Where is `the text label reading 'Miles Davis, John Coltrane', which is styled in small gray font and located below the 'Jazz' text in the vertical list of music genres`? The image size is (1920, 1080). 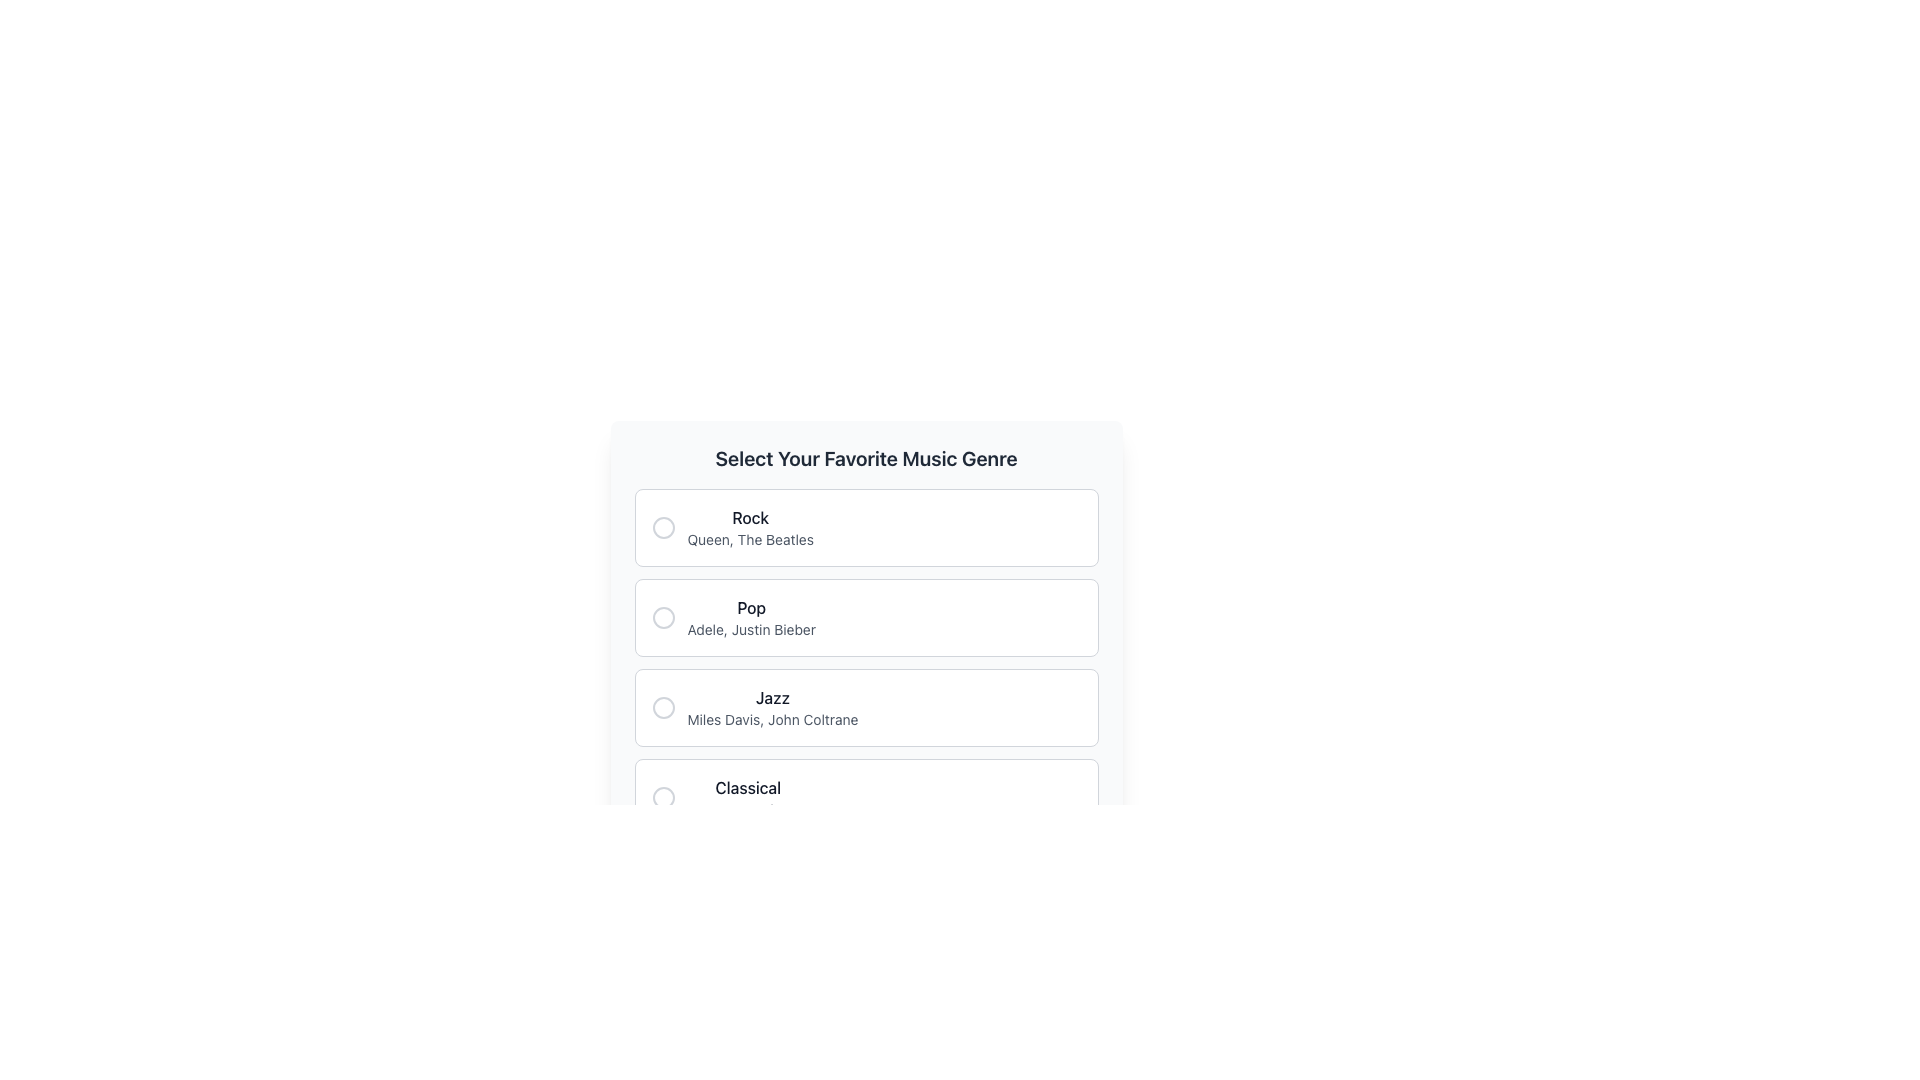 the text label reading 'Miles Davis, John Coltrane', which is styled in small gray font and located below the 'Jazz' text in the vertical list of music genres is located at coordinates (771, 720).